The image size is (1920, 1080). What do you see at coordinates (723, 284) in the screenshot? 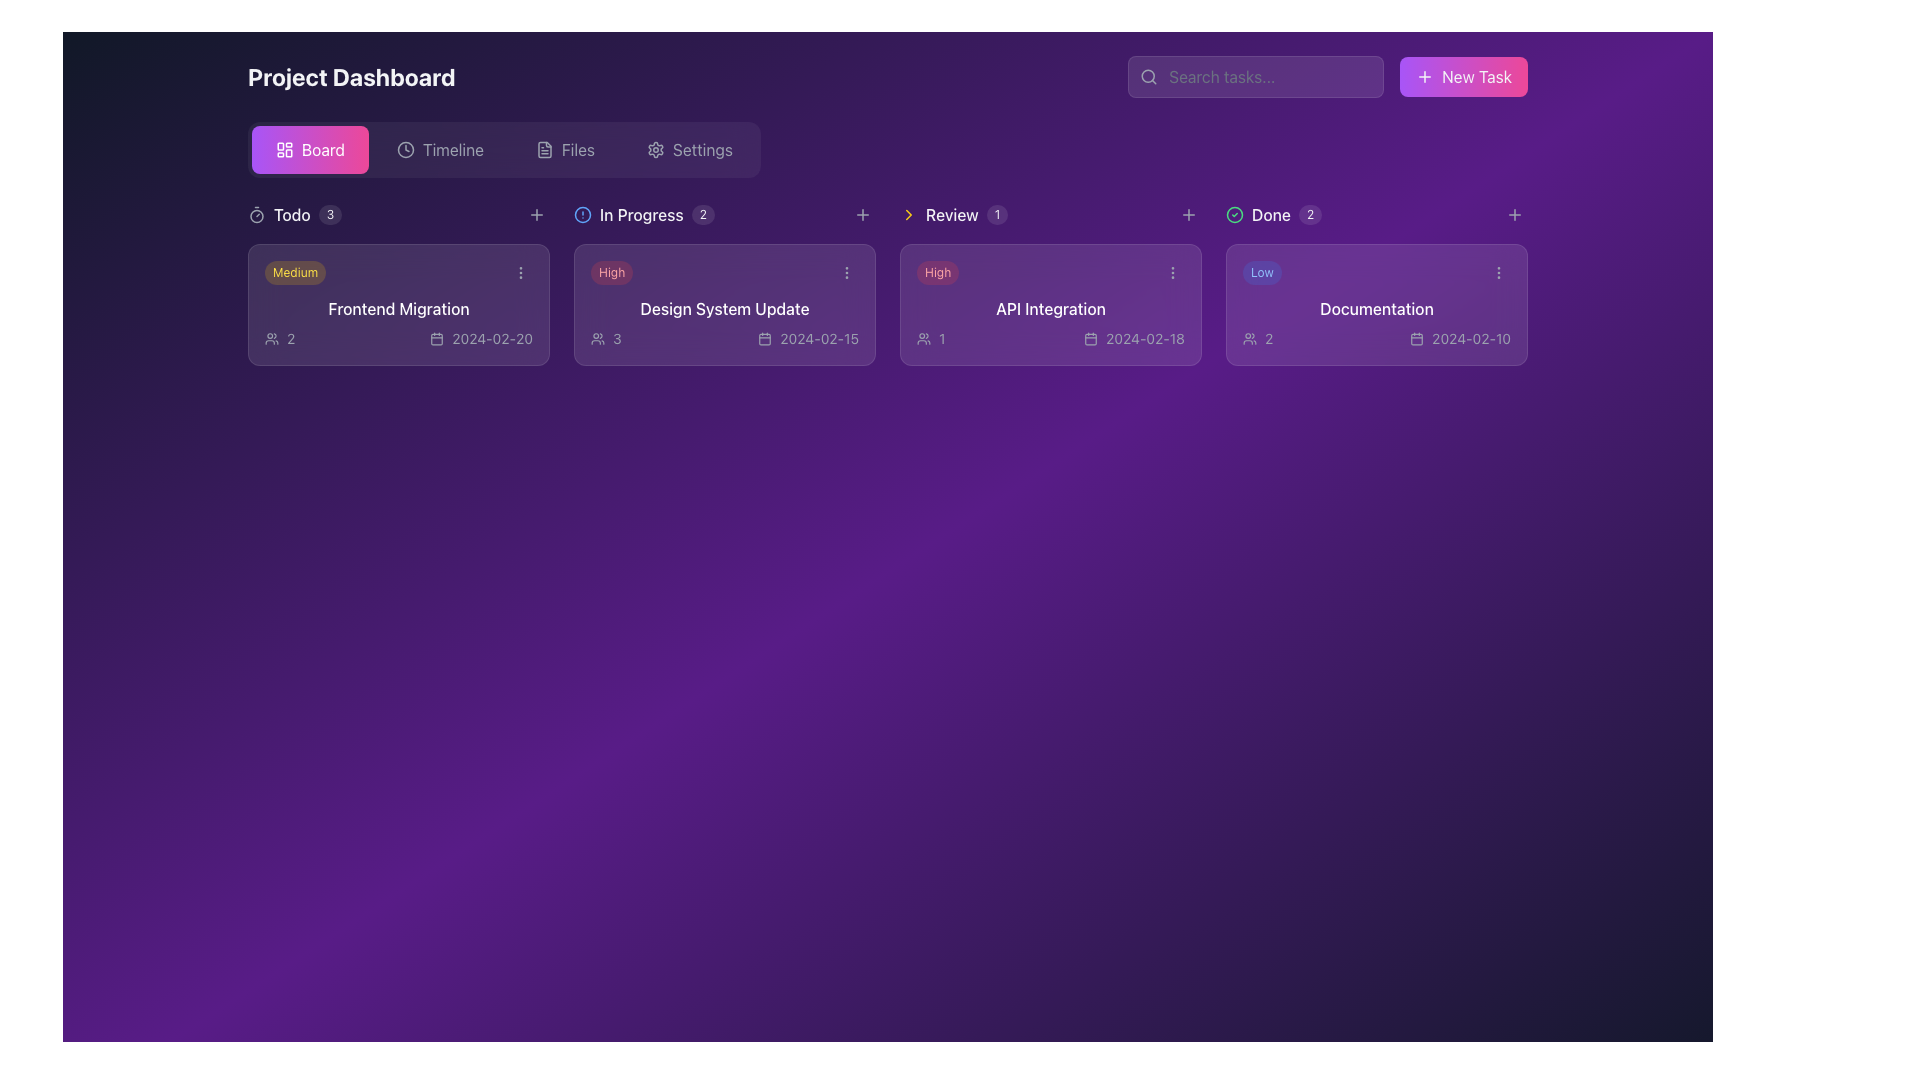
I see `the 'Design System Update' task card from the 'In Progress' column` at bounding box center [723, 284].